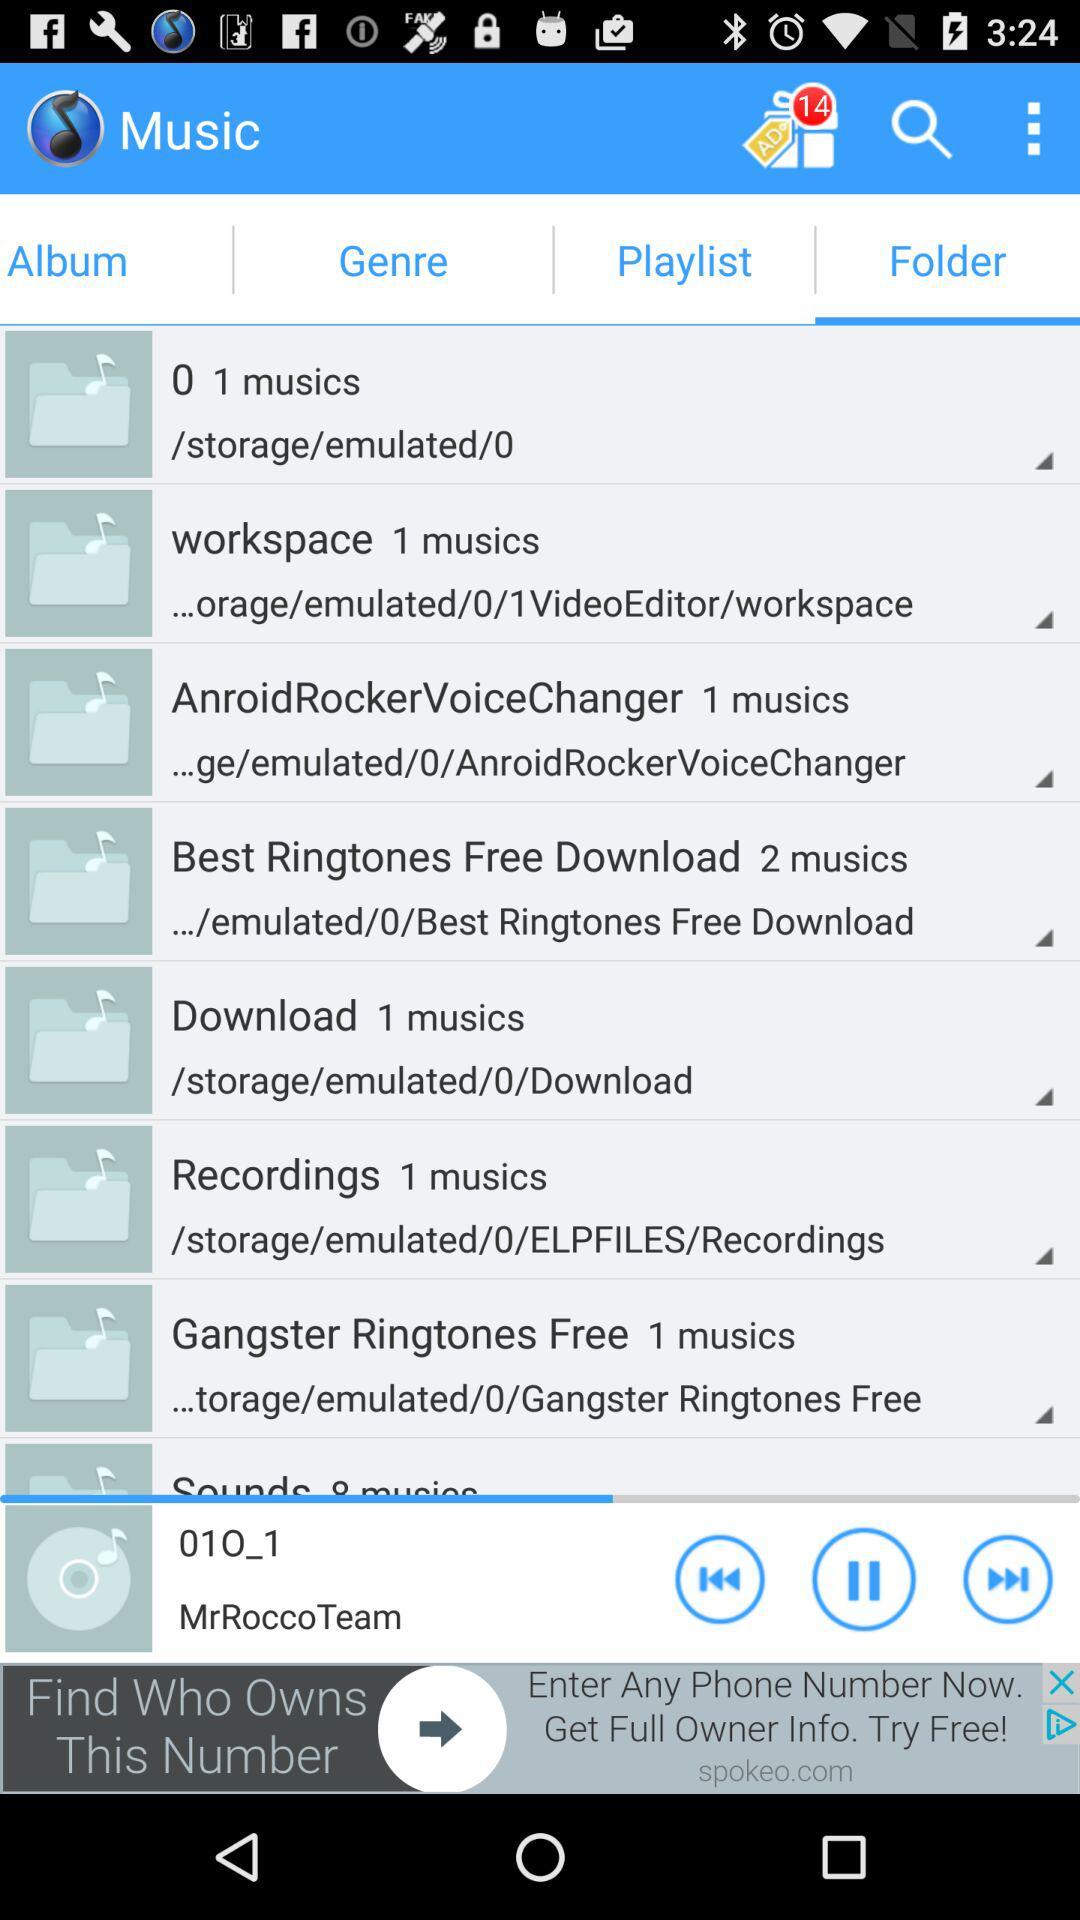 This screenshot has width=1080, height=1920. Describe the element at coordinates (863, 1577) in the screenshot. I see `play option` at that location.